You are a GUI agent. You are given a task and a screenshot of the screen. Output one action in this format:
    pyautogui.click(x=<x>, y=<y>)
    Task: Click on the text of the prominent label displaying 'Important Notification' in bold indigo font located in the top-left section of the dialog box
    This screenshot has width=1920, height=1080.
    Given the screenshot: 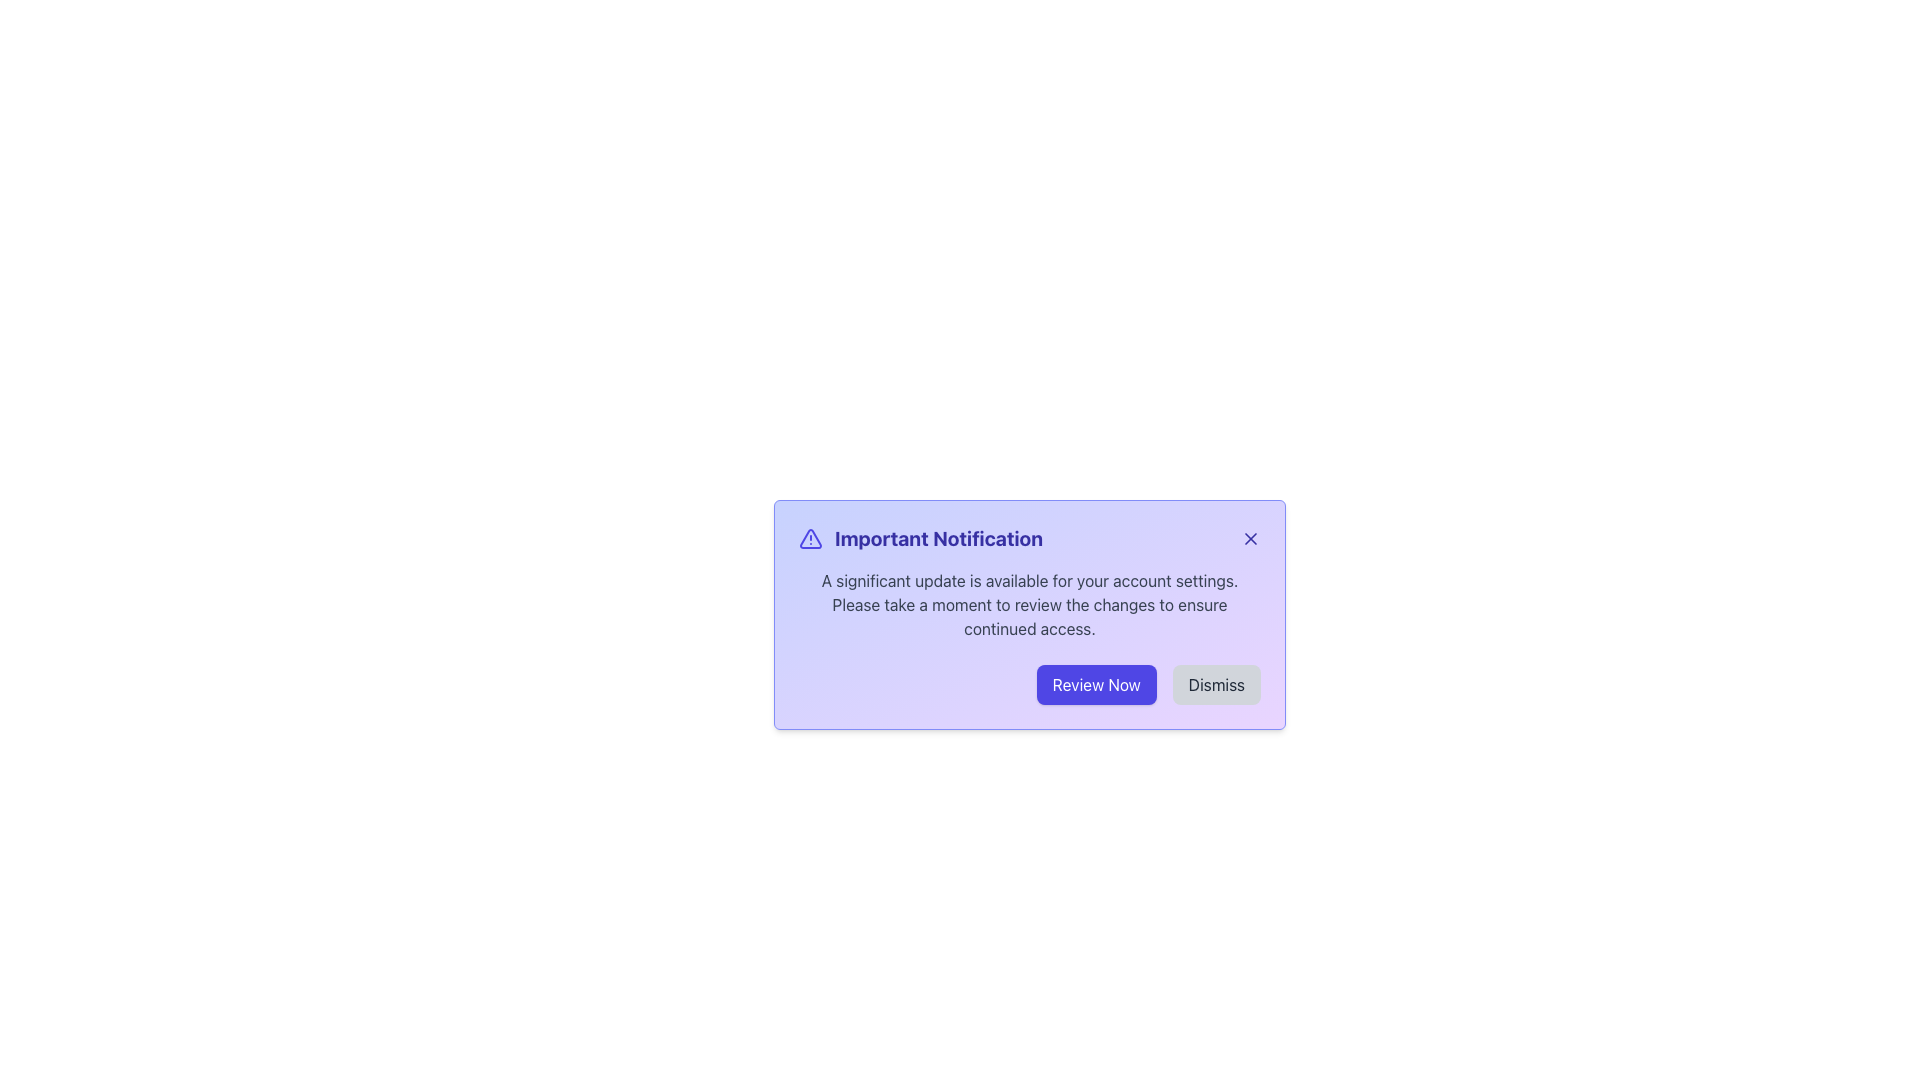 What is the action you would take?
    pyautogui.click(x=938, y=538)
    